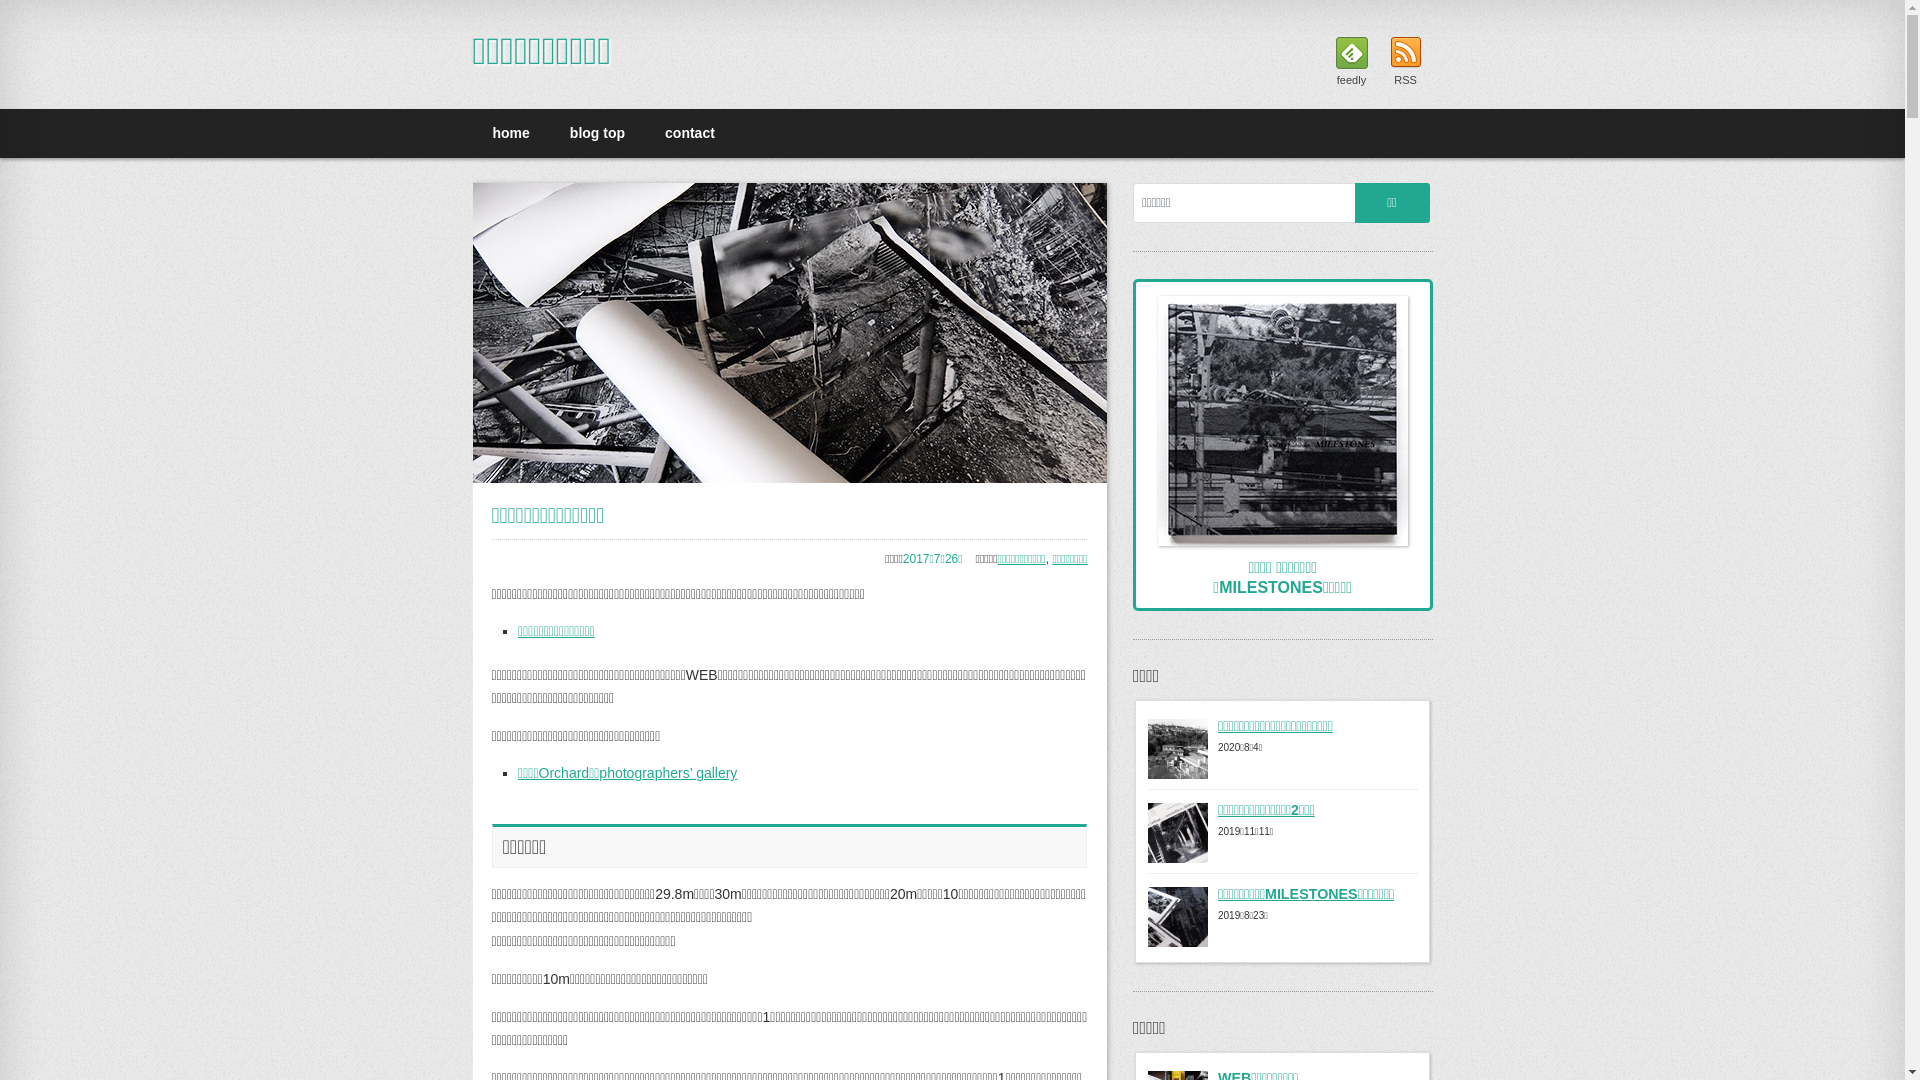 The width and height of the screenshot is (1920, 1080). What do you see at coordinates (1350, 61) in the screenshot?
I see `'feedly'` at bounding box center [1350, 61].